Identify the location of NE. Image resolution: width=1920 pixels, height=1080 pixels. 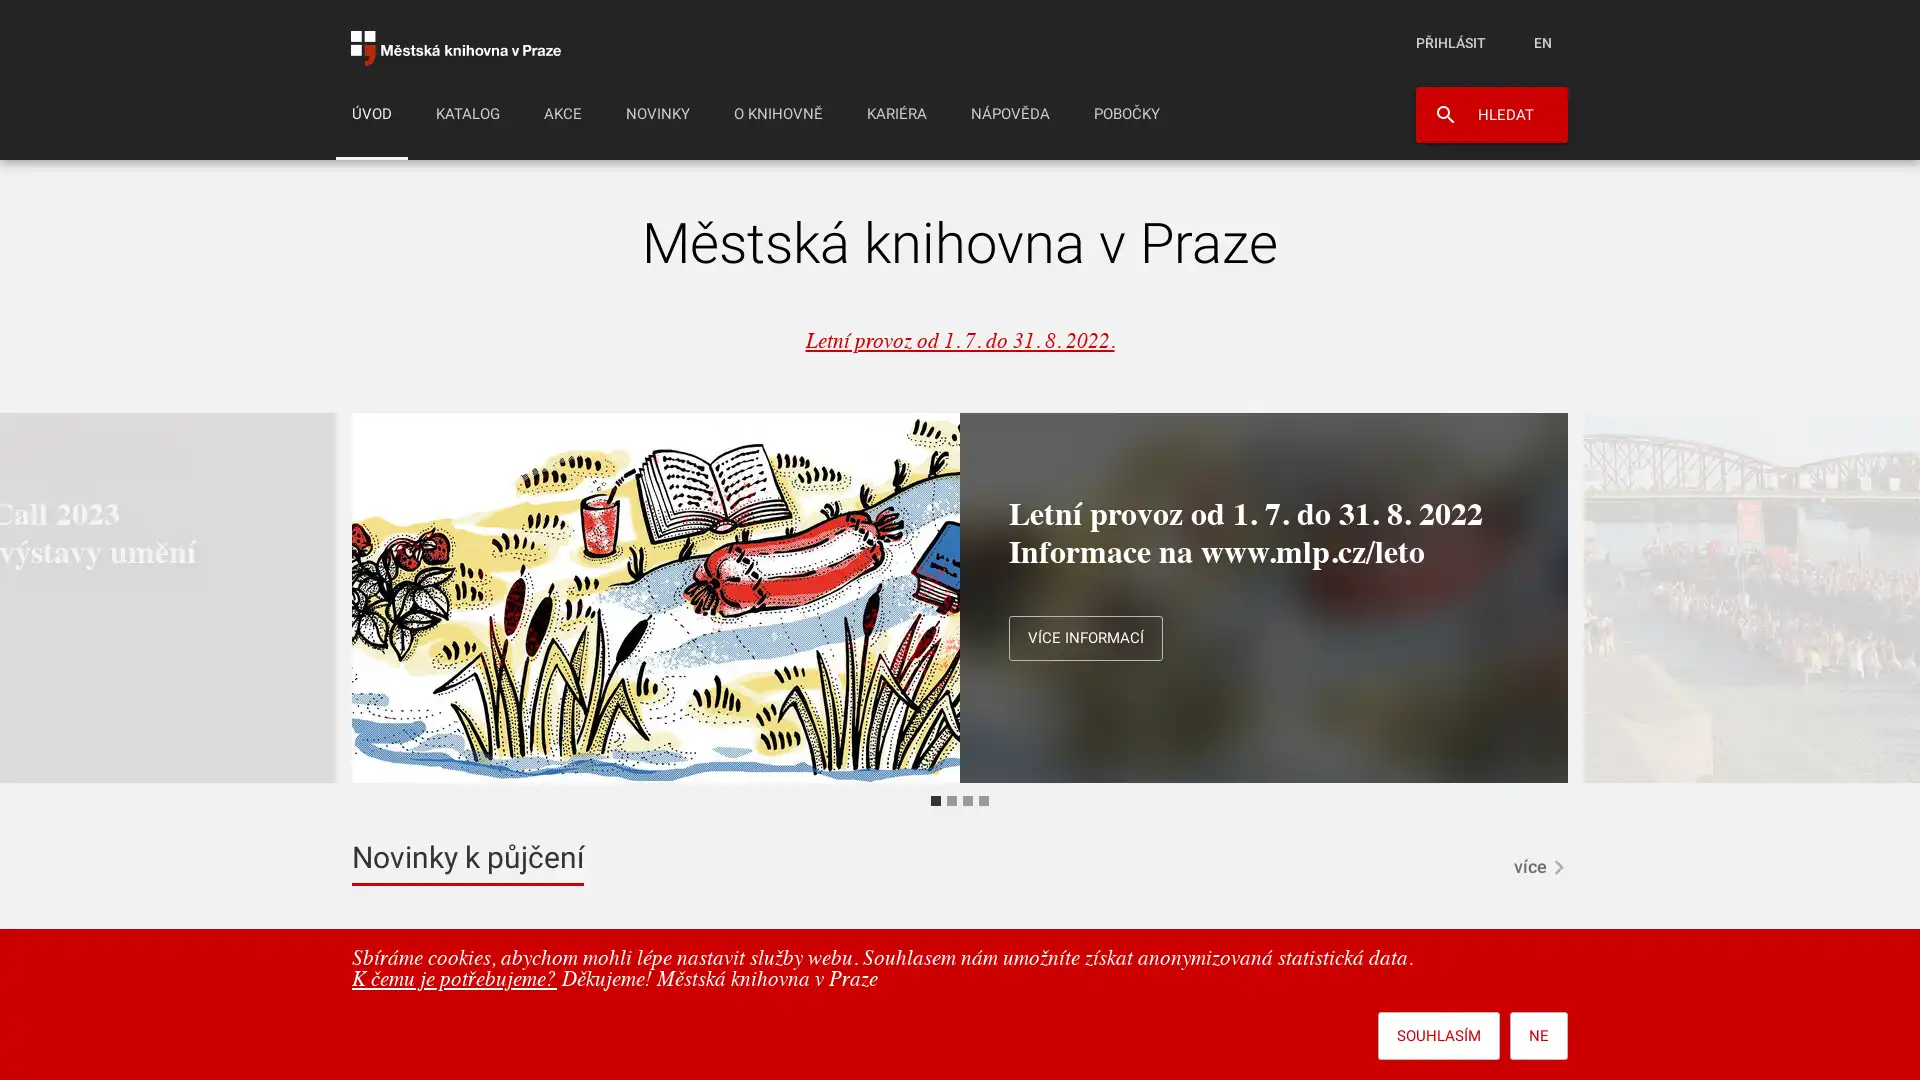
(1538, 1035).